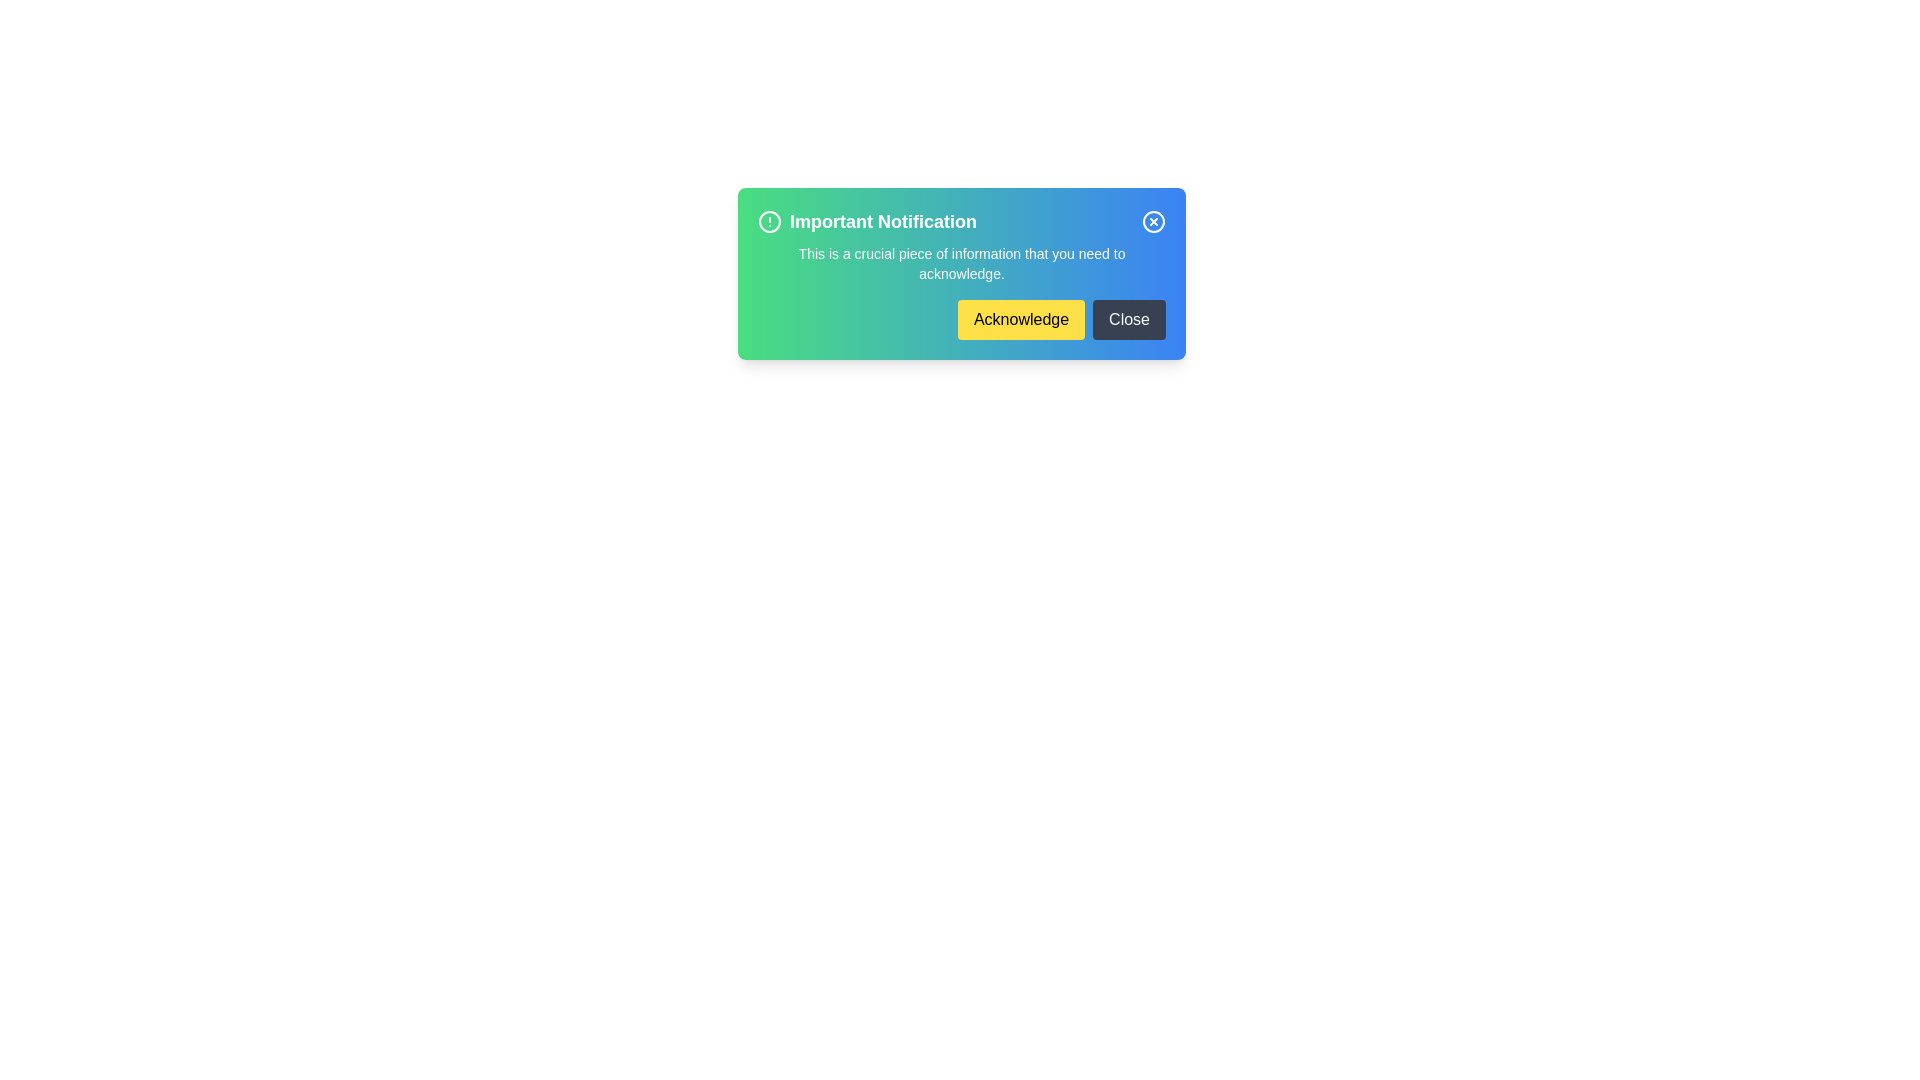 The image size is (1920, 1080). What do you see at coordinates (867, 222) in the screenshot?
I see `the 'Important Notification' text with the adjacent exclamation mark icon, located in the notification box on the left side above the content text and buttons` at bounding box center [867, 222].